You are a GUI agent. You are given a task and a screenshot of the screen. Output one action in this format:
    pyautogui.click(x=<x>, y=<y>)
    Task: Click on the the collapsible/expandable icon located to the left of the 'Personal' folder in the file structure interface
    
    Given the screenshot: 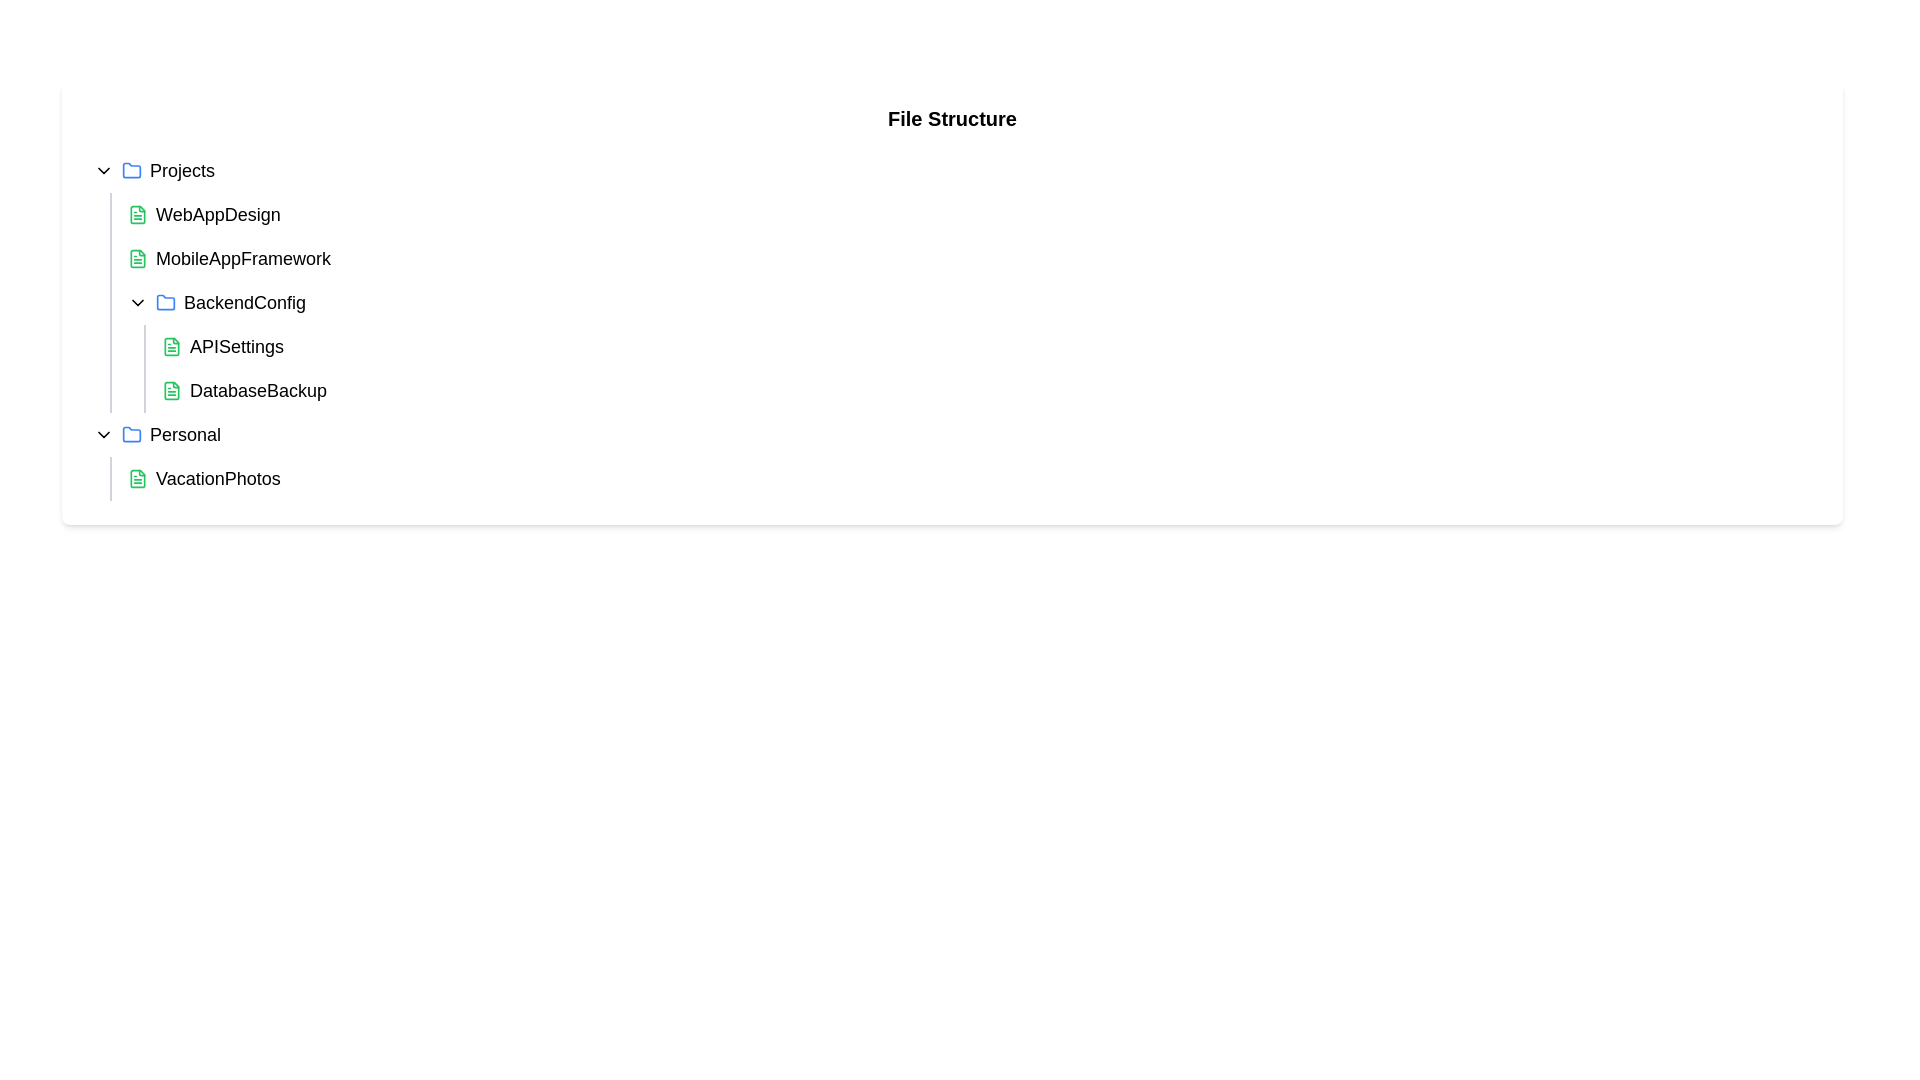 What is the action you would take?
    pyautogui.click(x=103, y=434)
    